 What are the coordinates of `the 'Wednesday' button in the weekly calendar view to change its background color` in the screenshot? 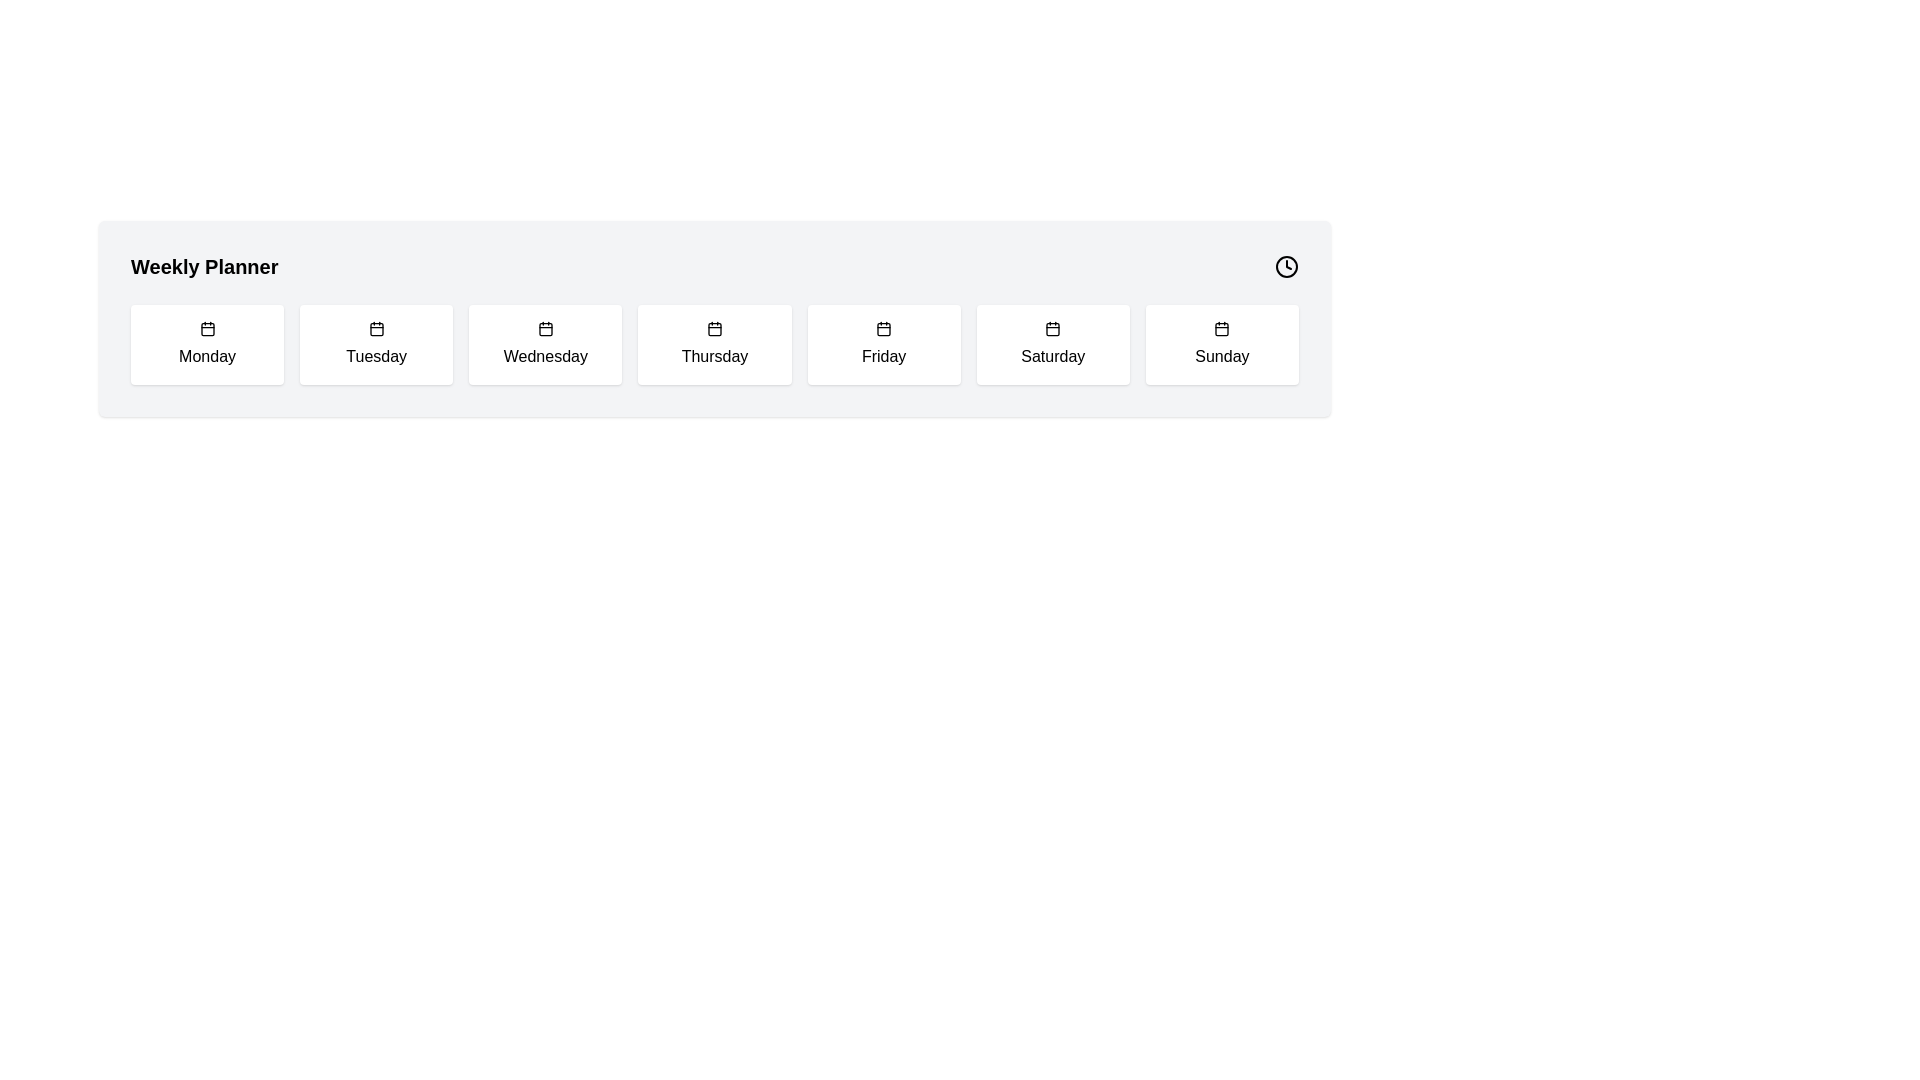 It's located at (545, 343).